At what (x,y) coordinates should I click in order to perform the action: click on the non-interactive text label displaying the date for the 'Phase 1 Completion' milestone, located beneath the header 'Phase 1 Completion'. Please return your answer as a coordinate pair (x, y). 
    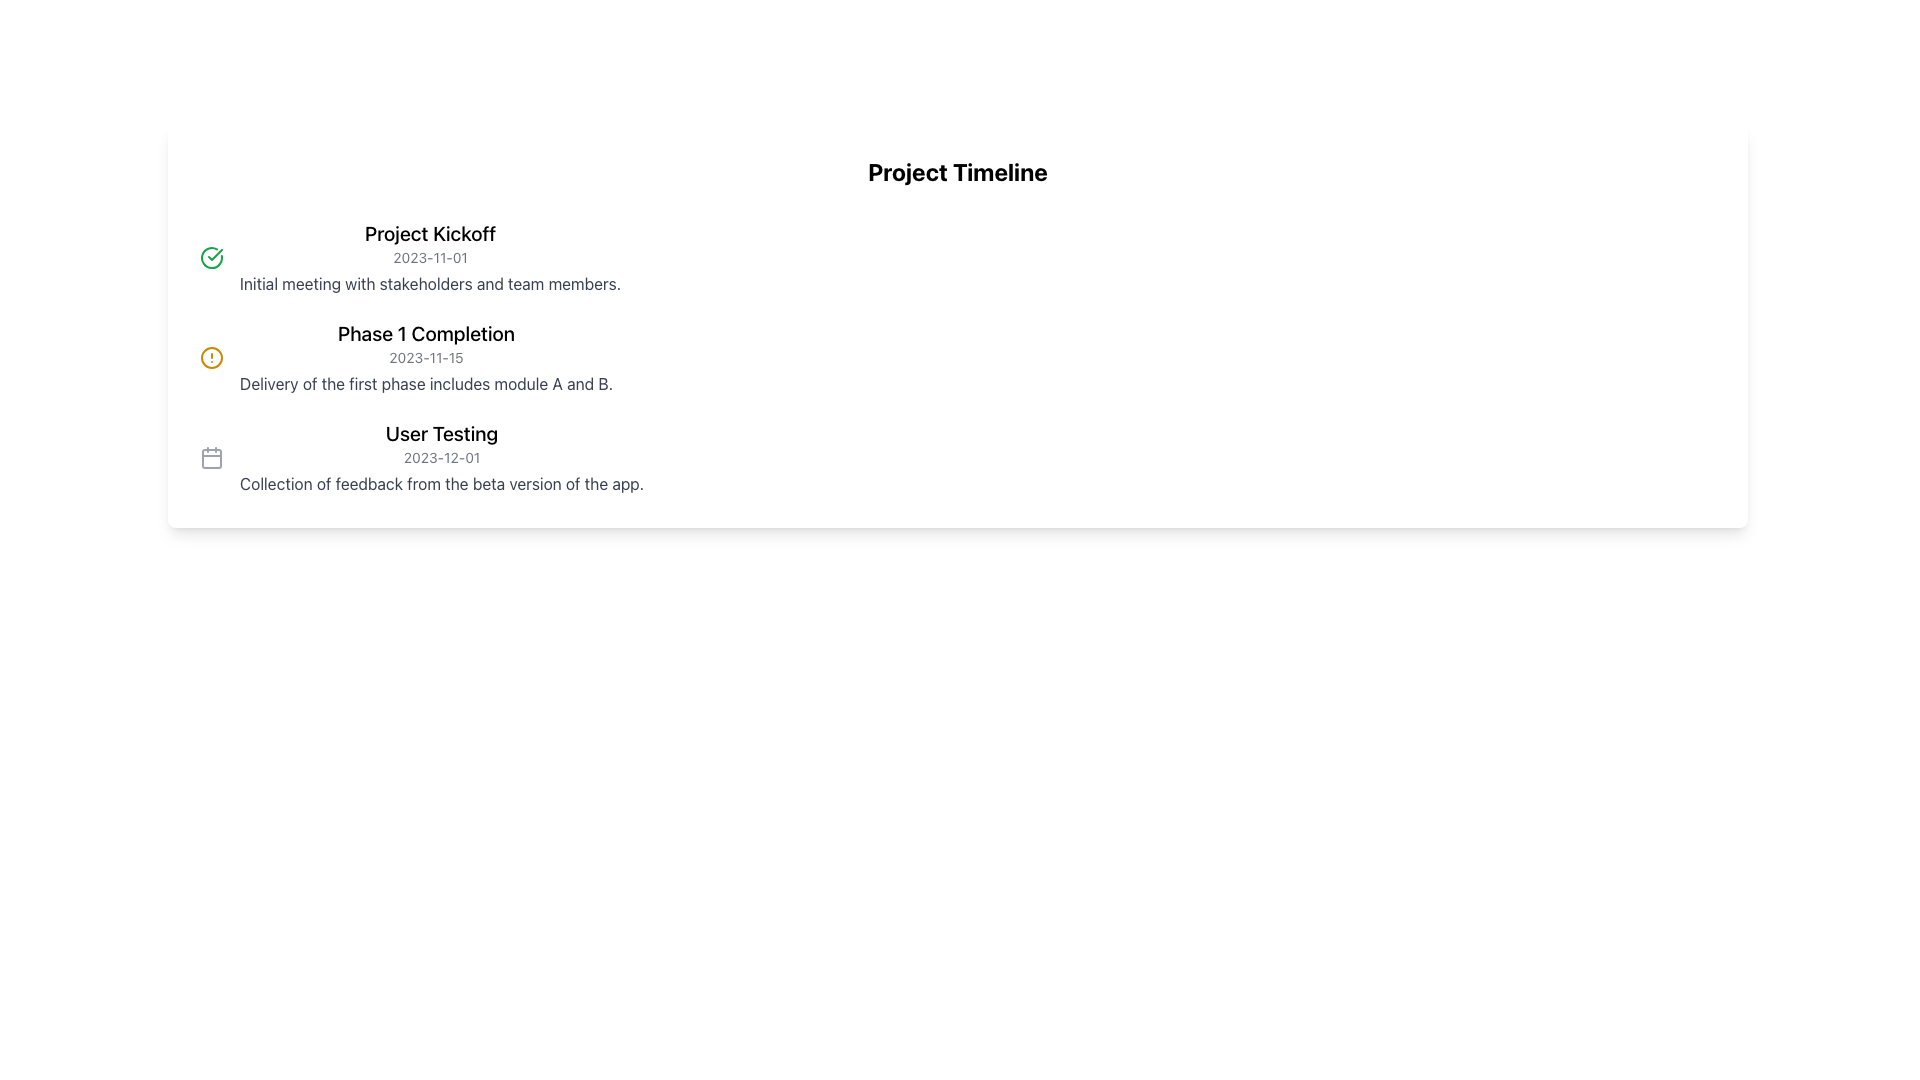
    Looking at the image, I should click on (425, 357).